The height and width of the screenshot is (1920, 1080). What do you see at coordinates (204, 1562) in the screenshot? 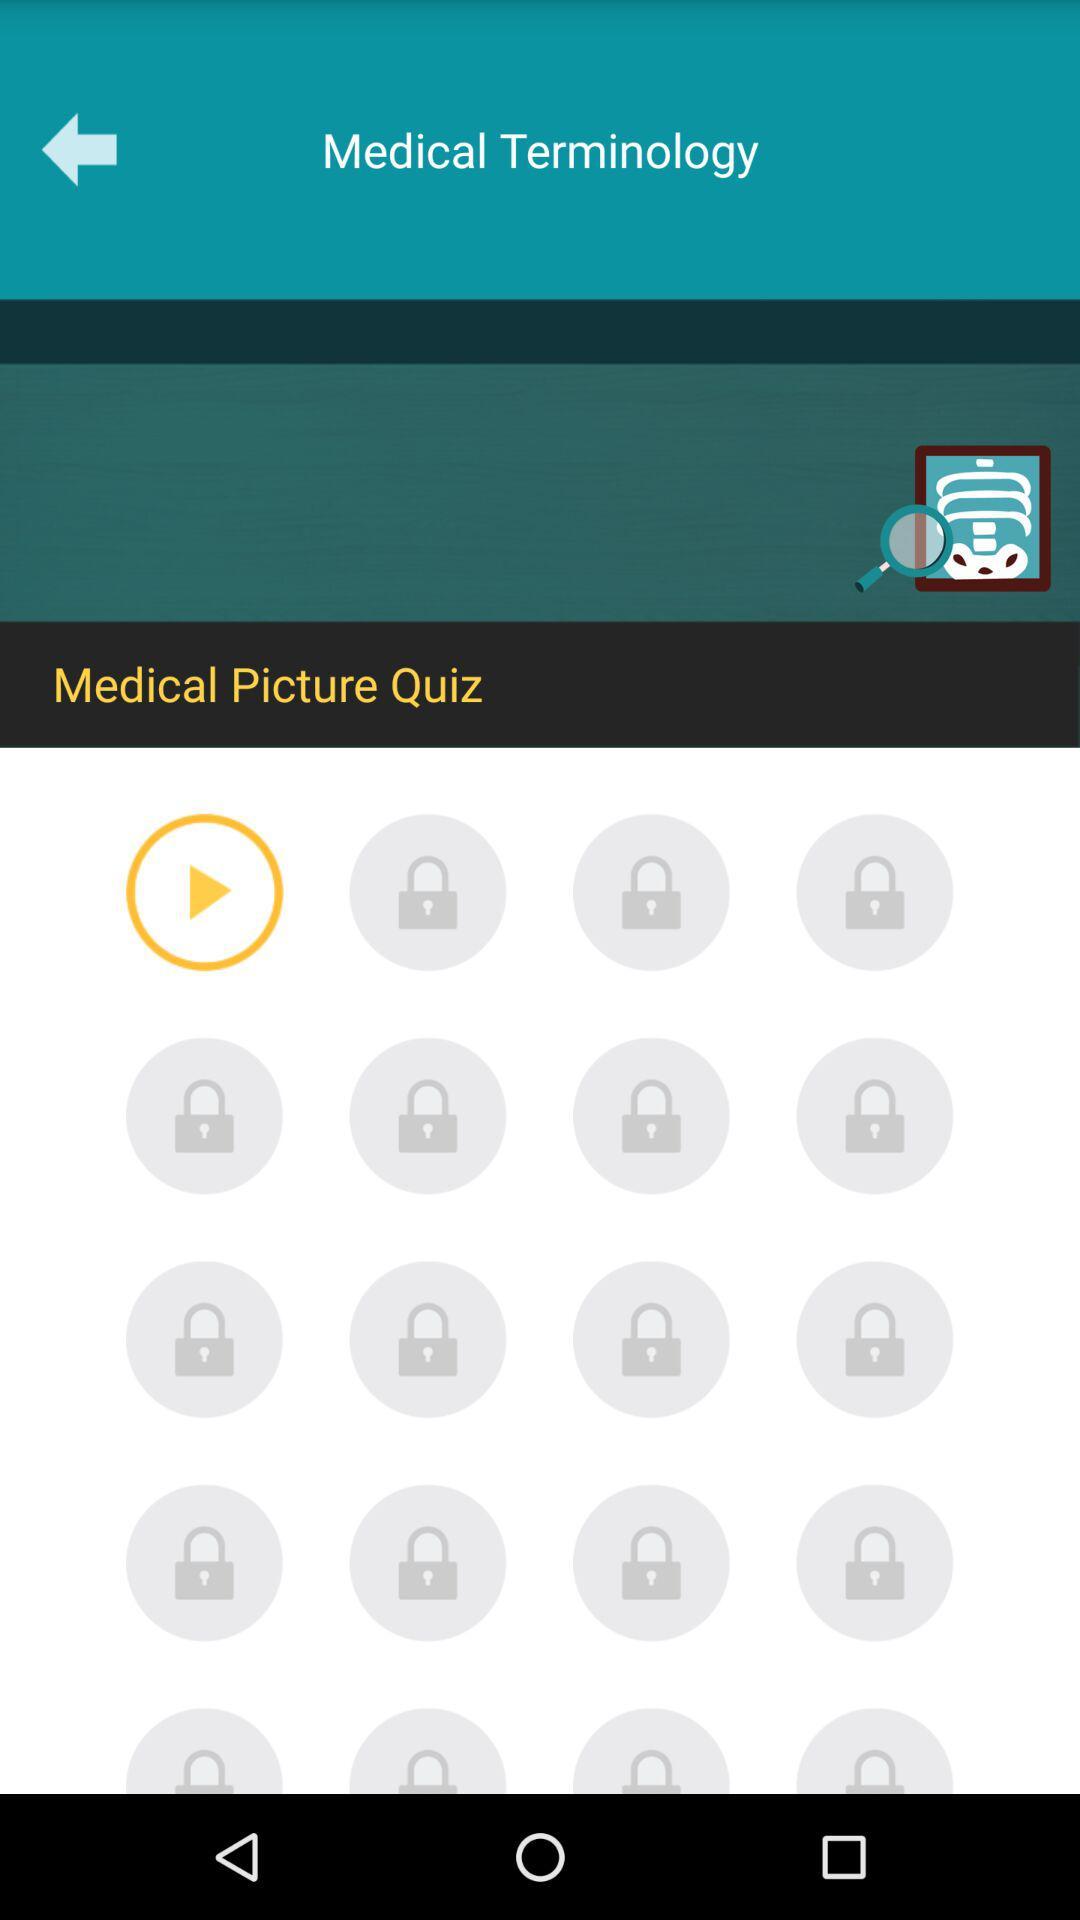
I see `the lock image of 1st column 4th row` at bounding box center [204, 1562].